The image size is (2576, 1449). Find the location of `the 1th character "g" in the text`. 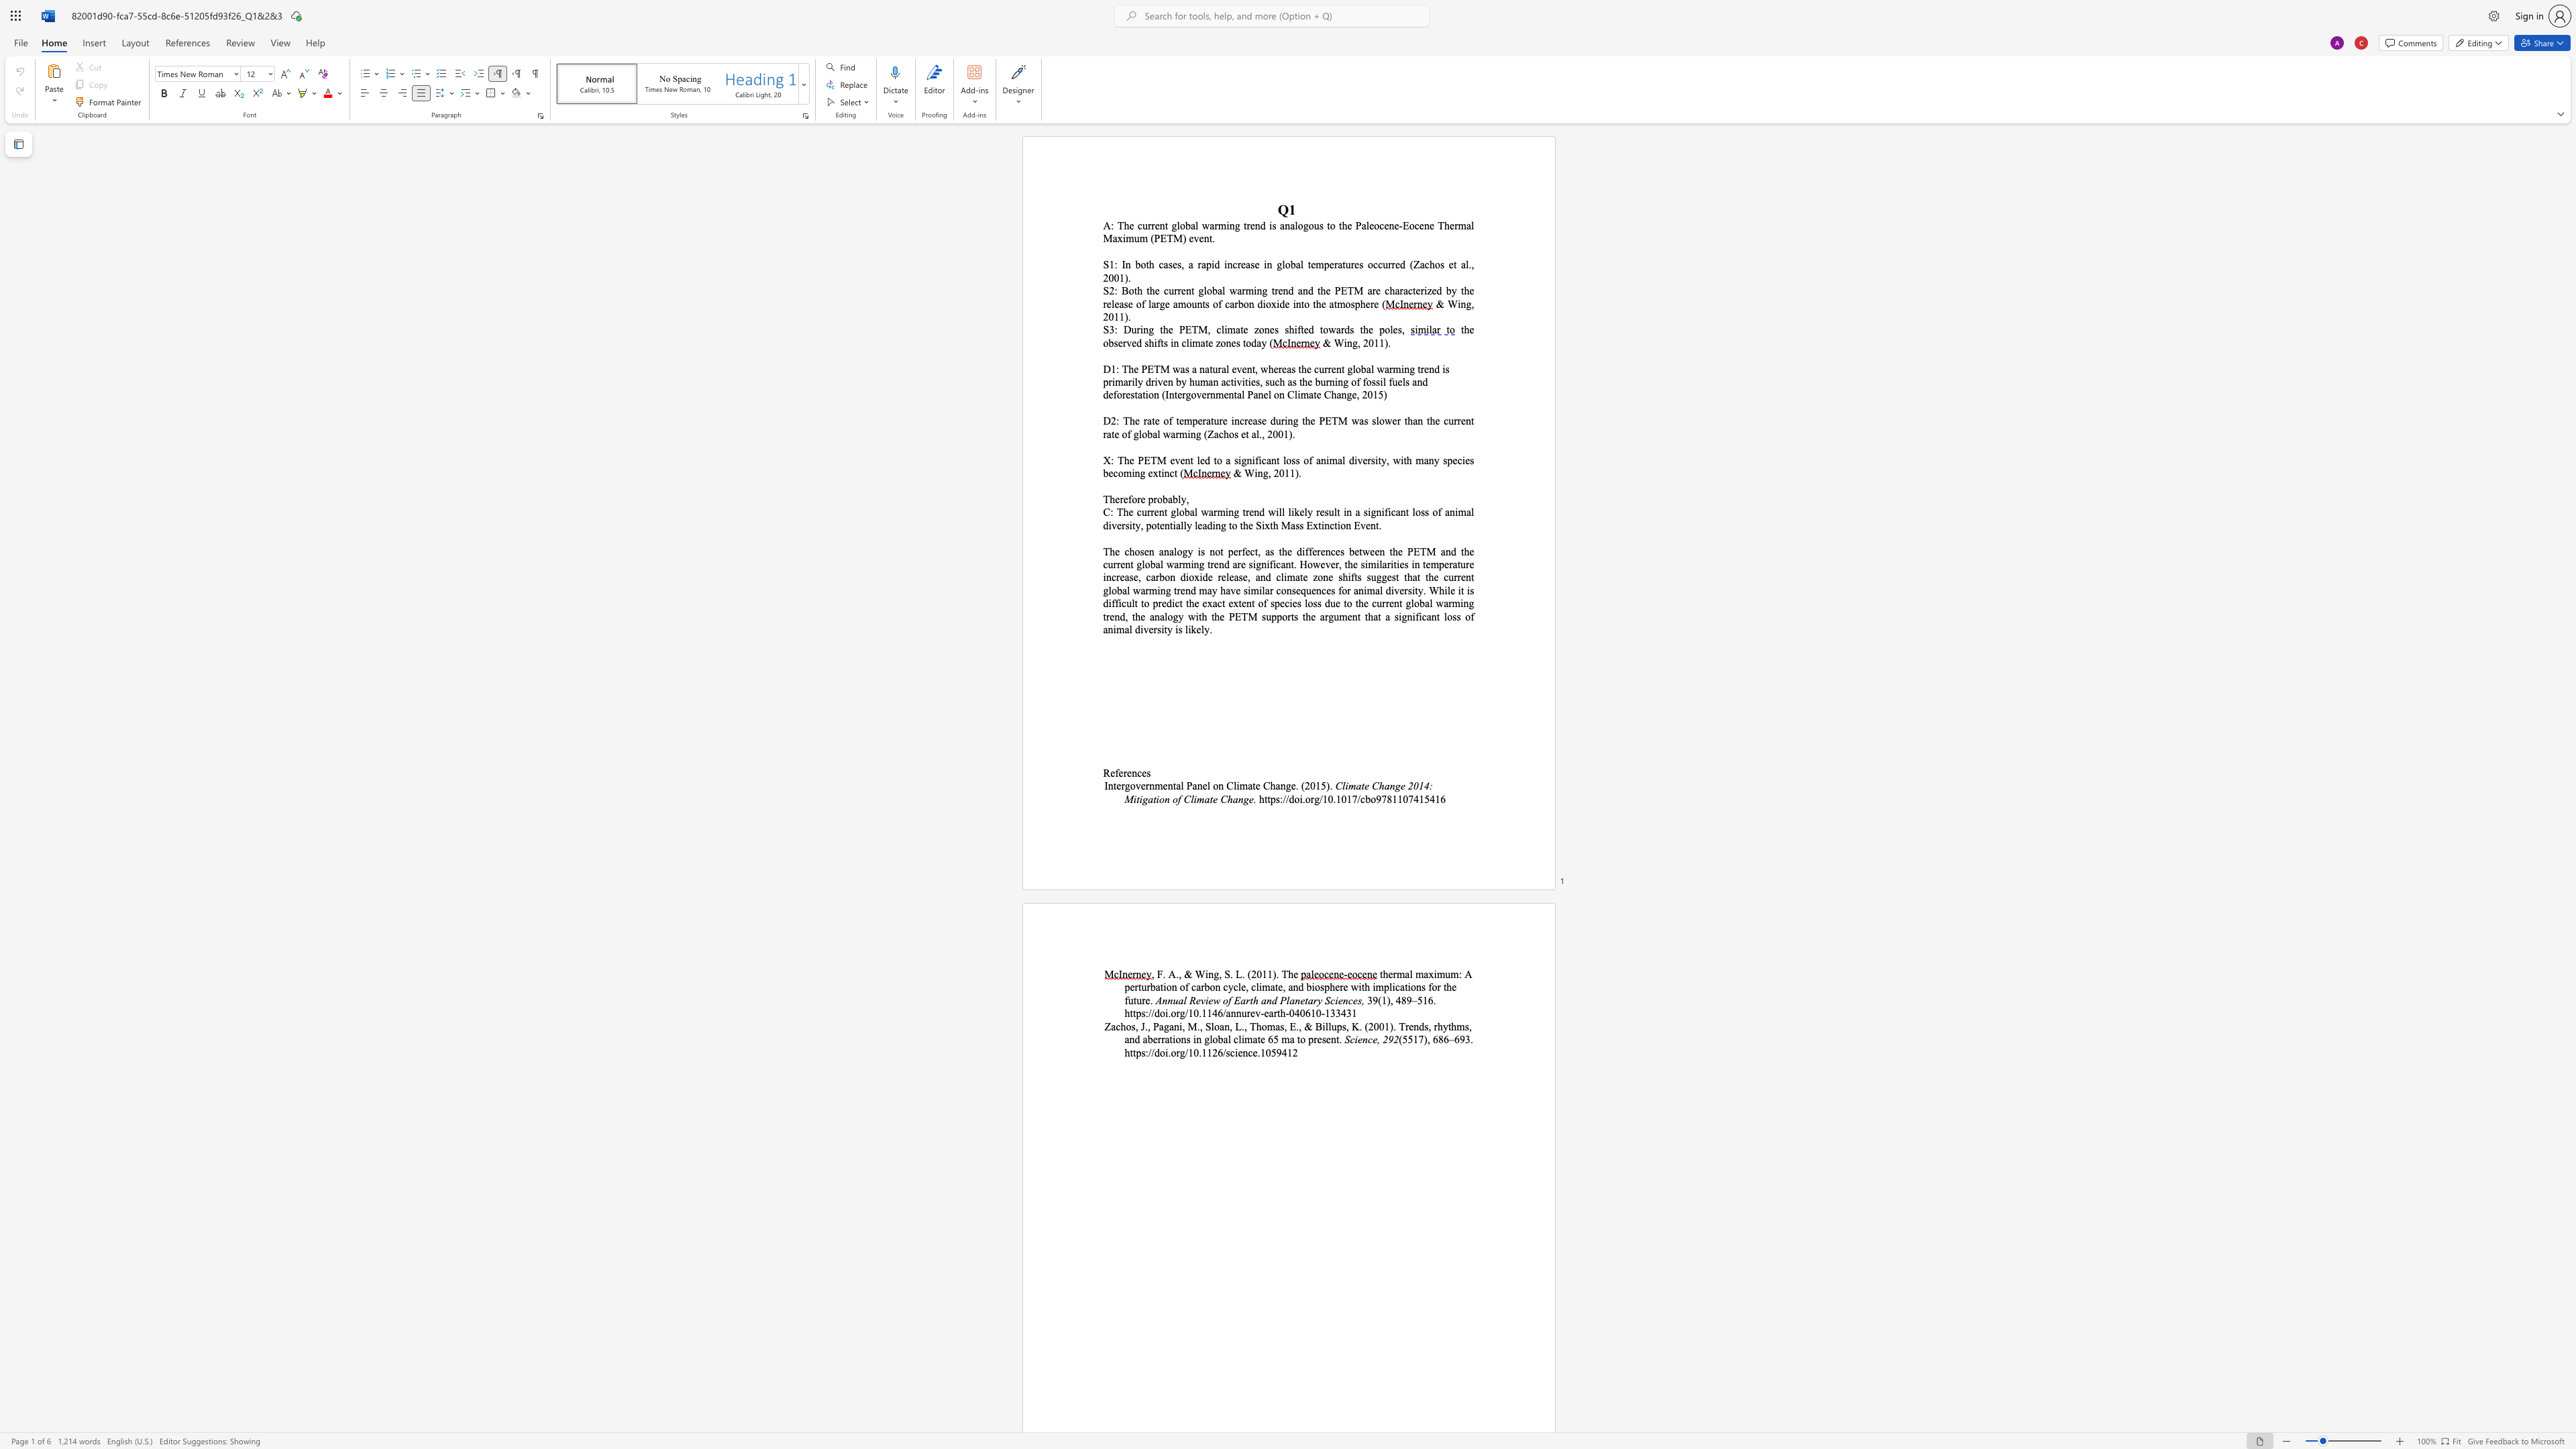

the 1th character "g" in the text is located at coordinates (1150, 328).